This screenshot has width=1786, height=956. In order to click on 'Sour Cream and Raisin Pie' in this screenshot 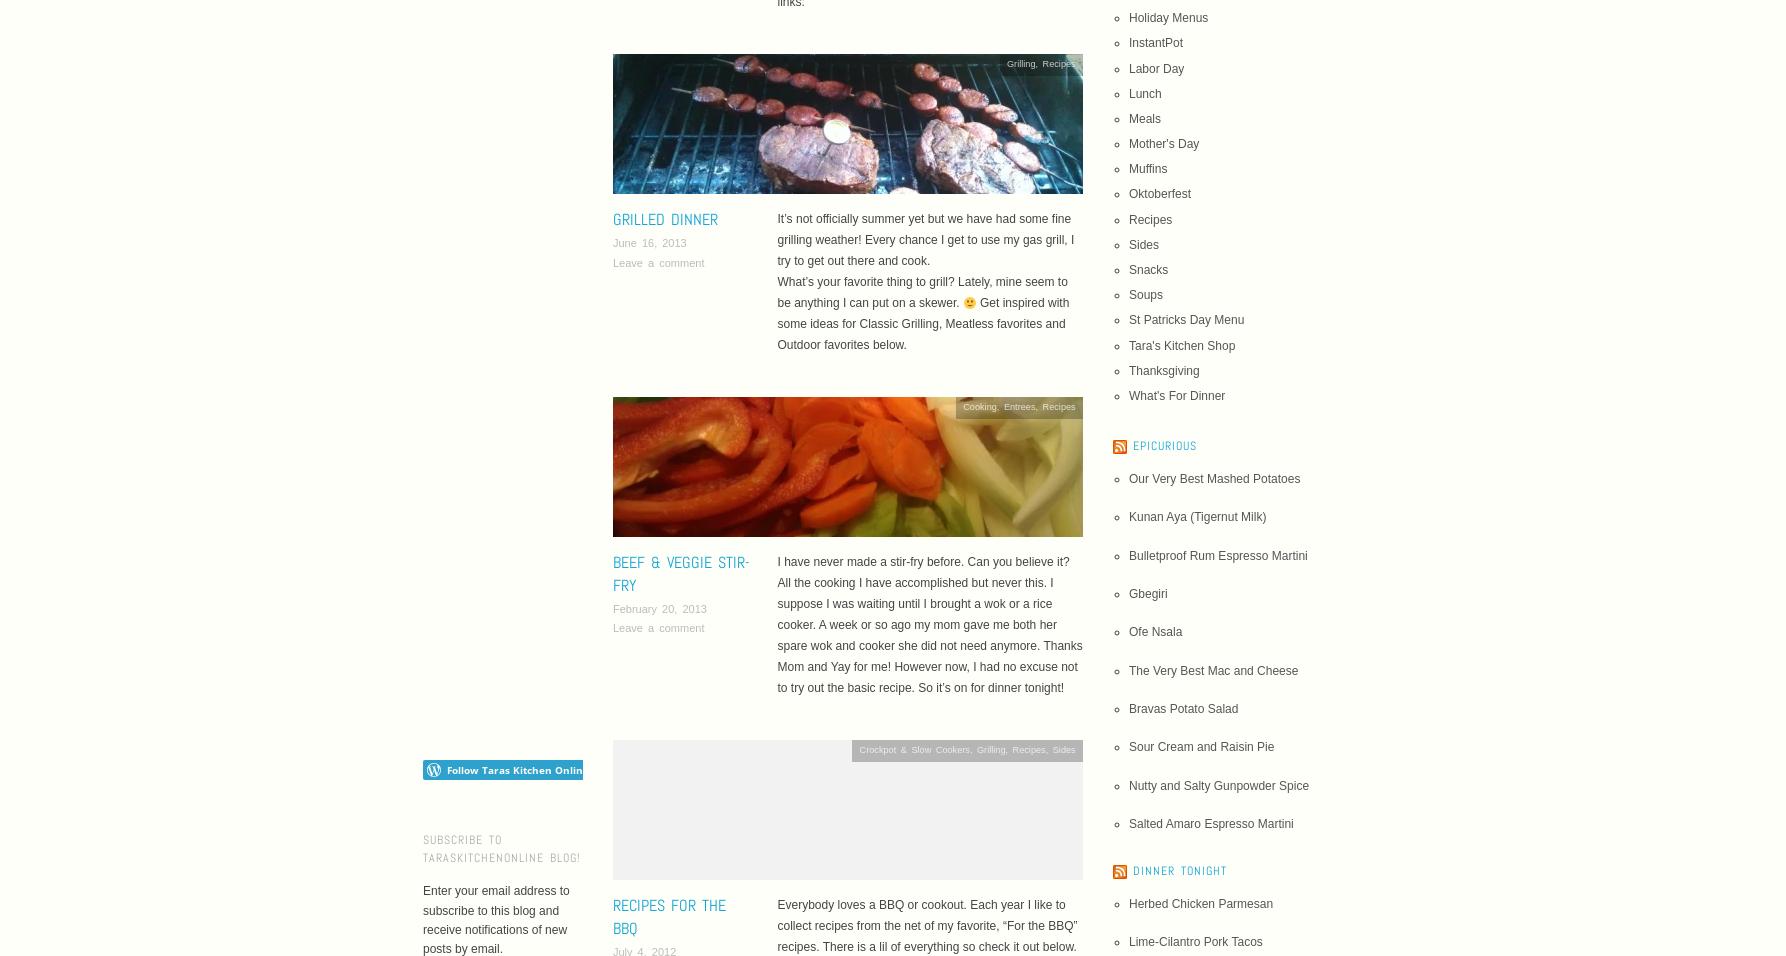, I will do `click(1127, 746)`.